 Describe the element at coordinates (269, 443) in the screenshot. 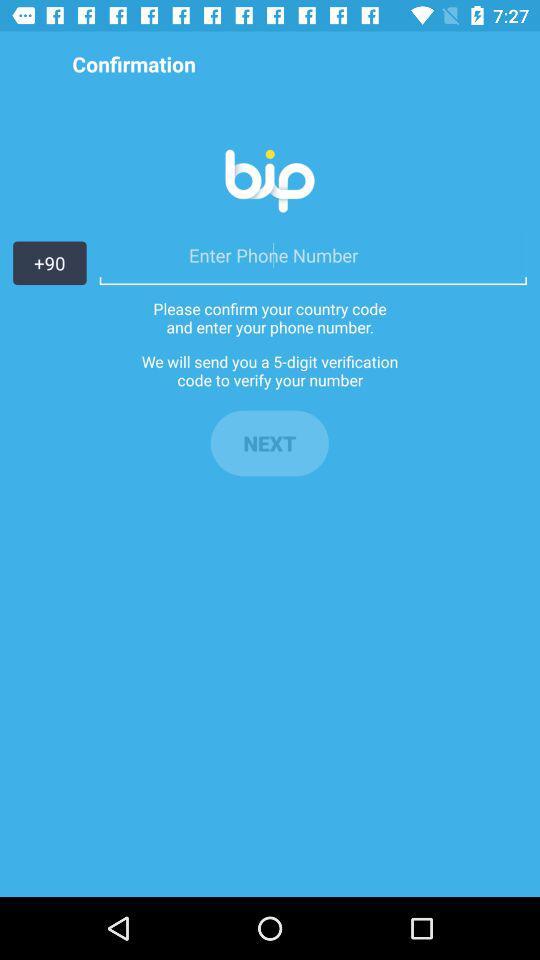

I see `next` at that location.